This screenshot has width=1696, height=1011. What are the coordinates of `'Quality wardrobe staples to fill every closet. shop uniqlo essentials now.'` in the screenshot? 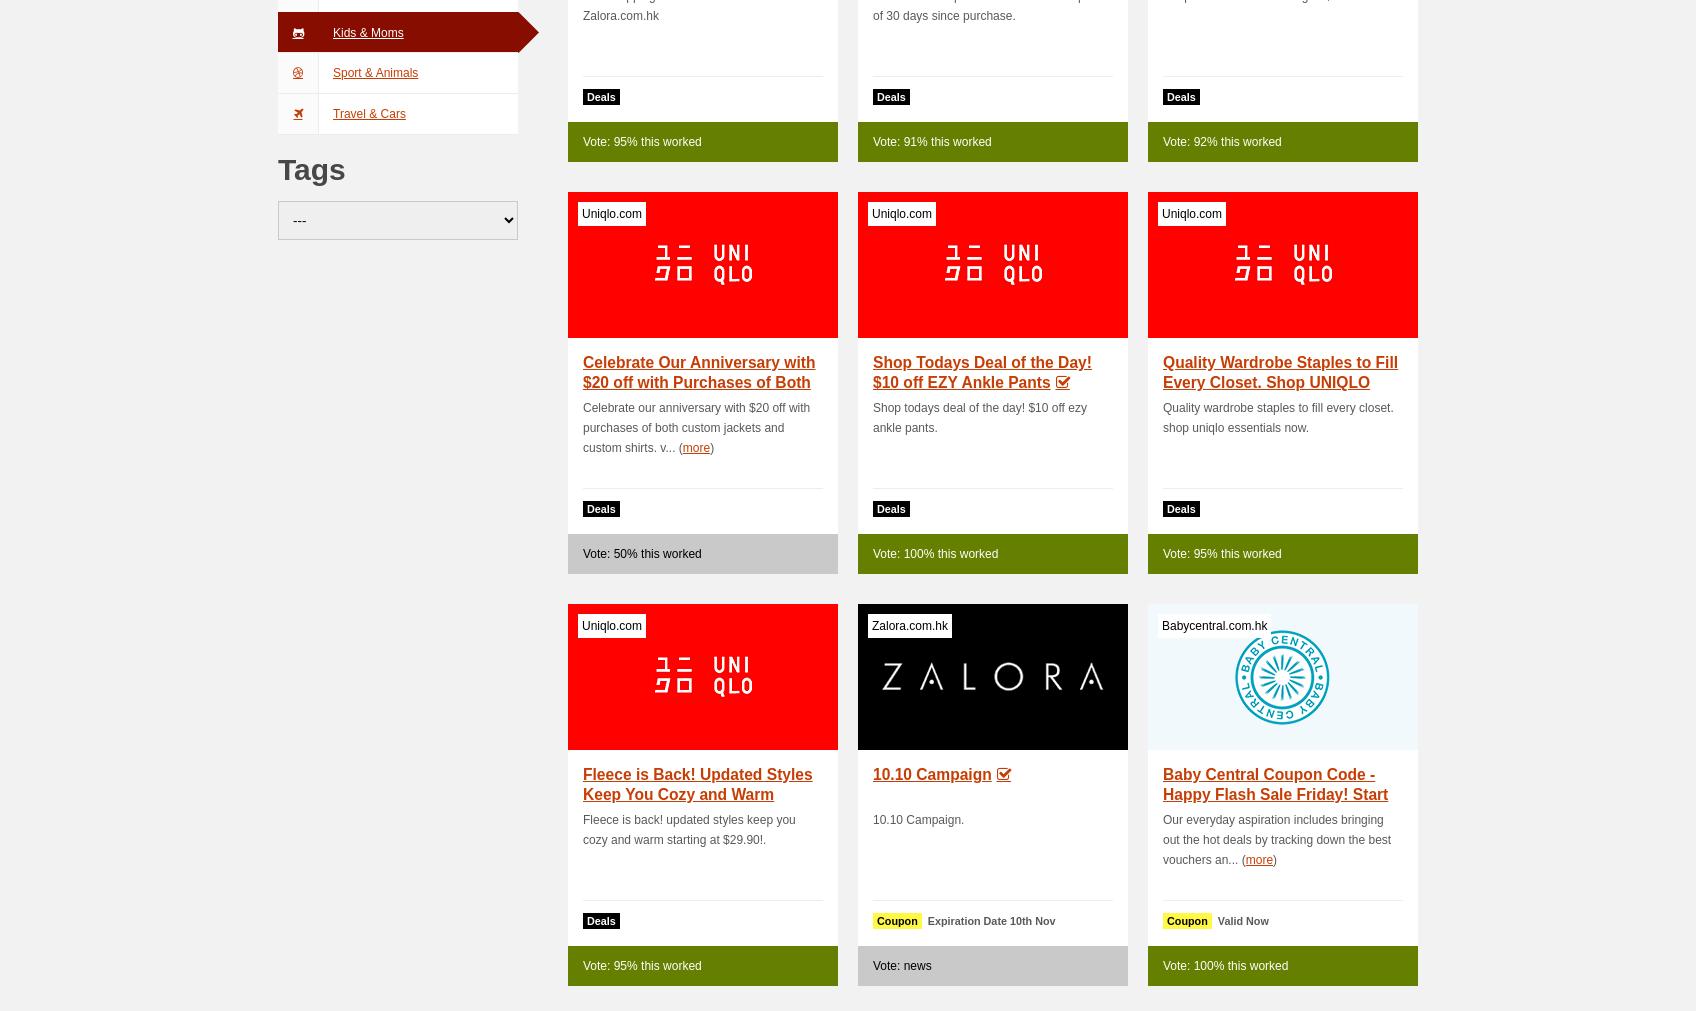 It's located at (1277, 417).